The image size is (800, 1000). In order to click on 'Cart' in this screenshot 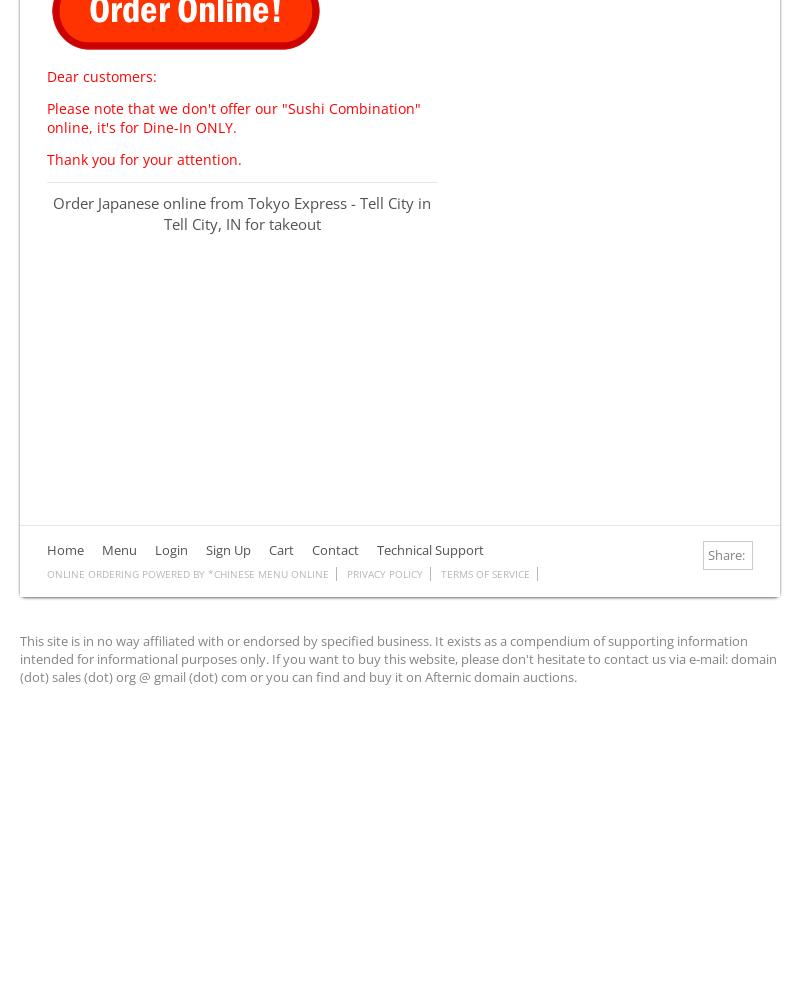, I will do `click(281, 549)`.